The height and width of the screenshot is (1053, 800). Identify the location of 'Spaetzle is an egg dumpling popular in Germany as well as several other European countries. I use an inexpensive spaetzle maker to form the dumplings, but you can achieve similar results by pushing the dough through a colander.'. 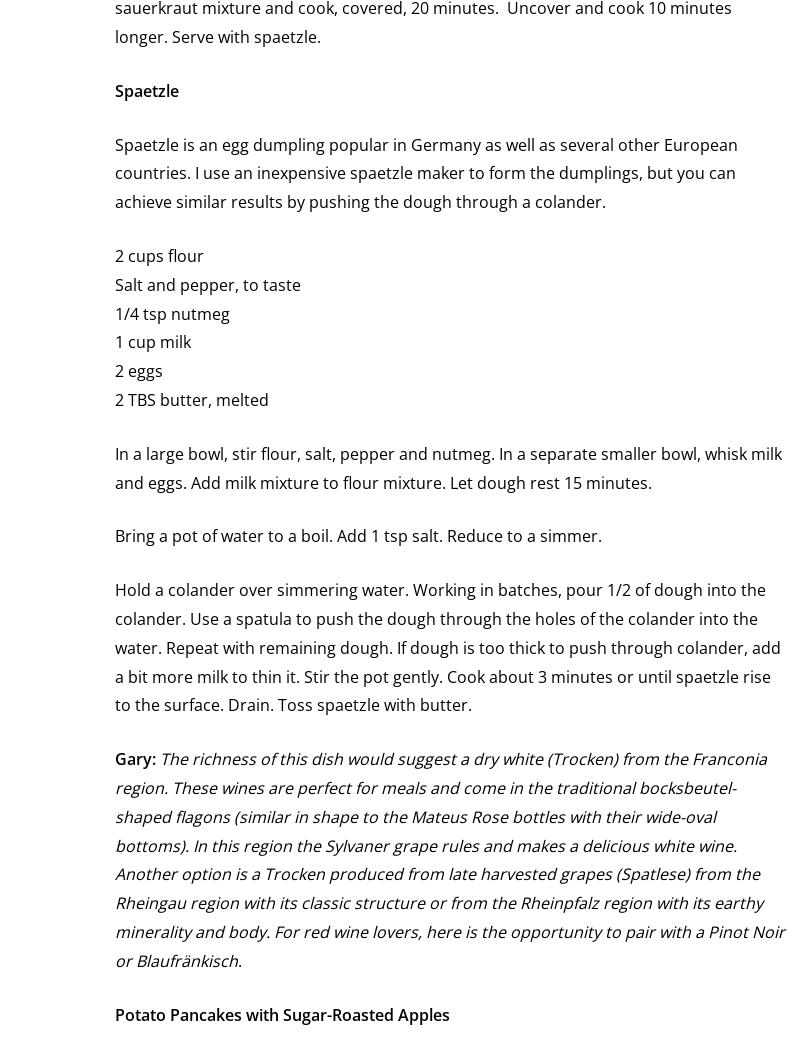
(113, 172).